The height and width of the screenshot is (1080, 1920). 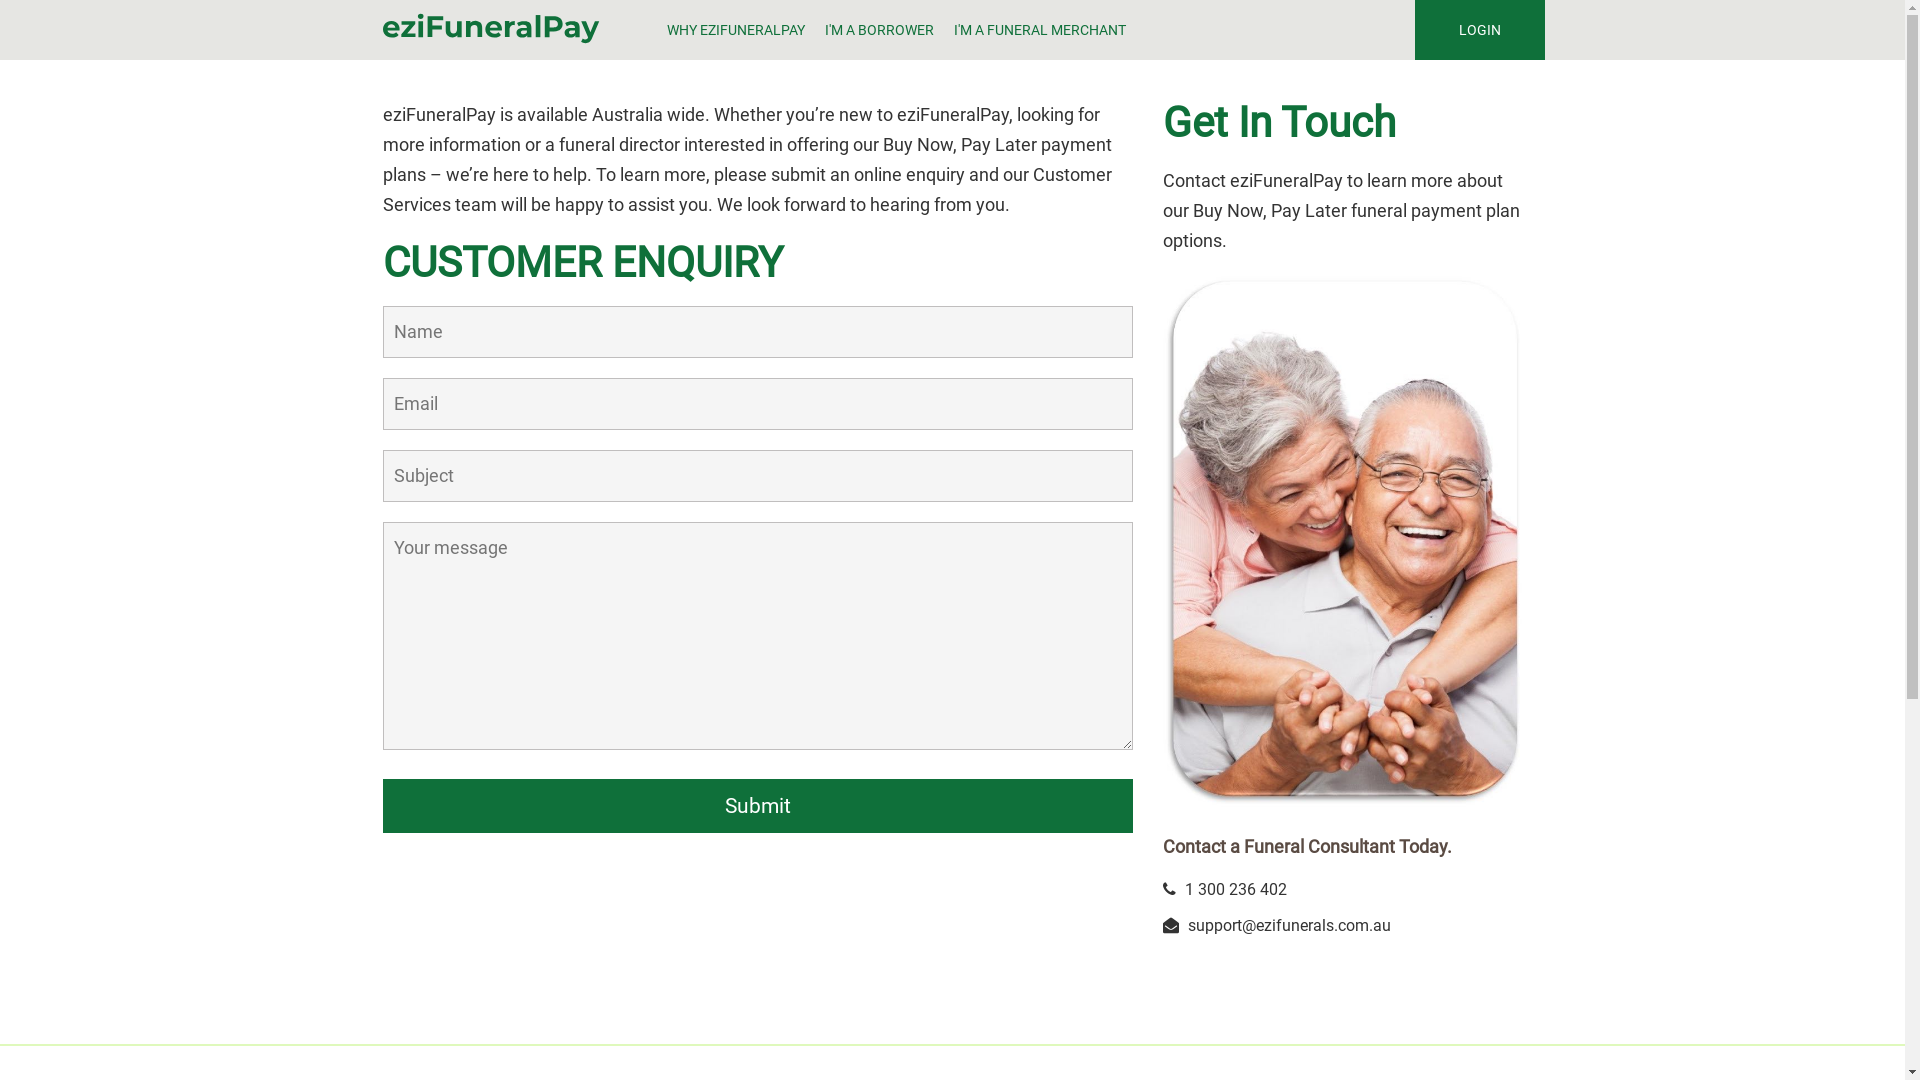 What do you see at coordinates (1289, 925) in the screenshot?
I see `'support@ezifunerals.com.au'` at bounding box center [1289, 925].